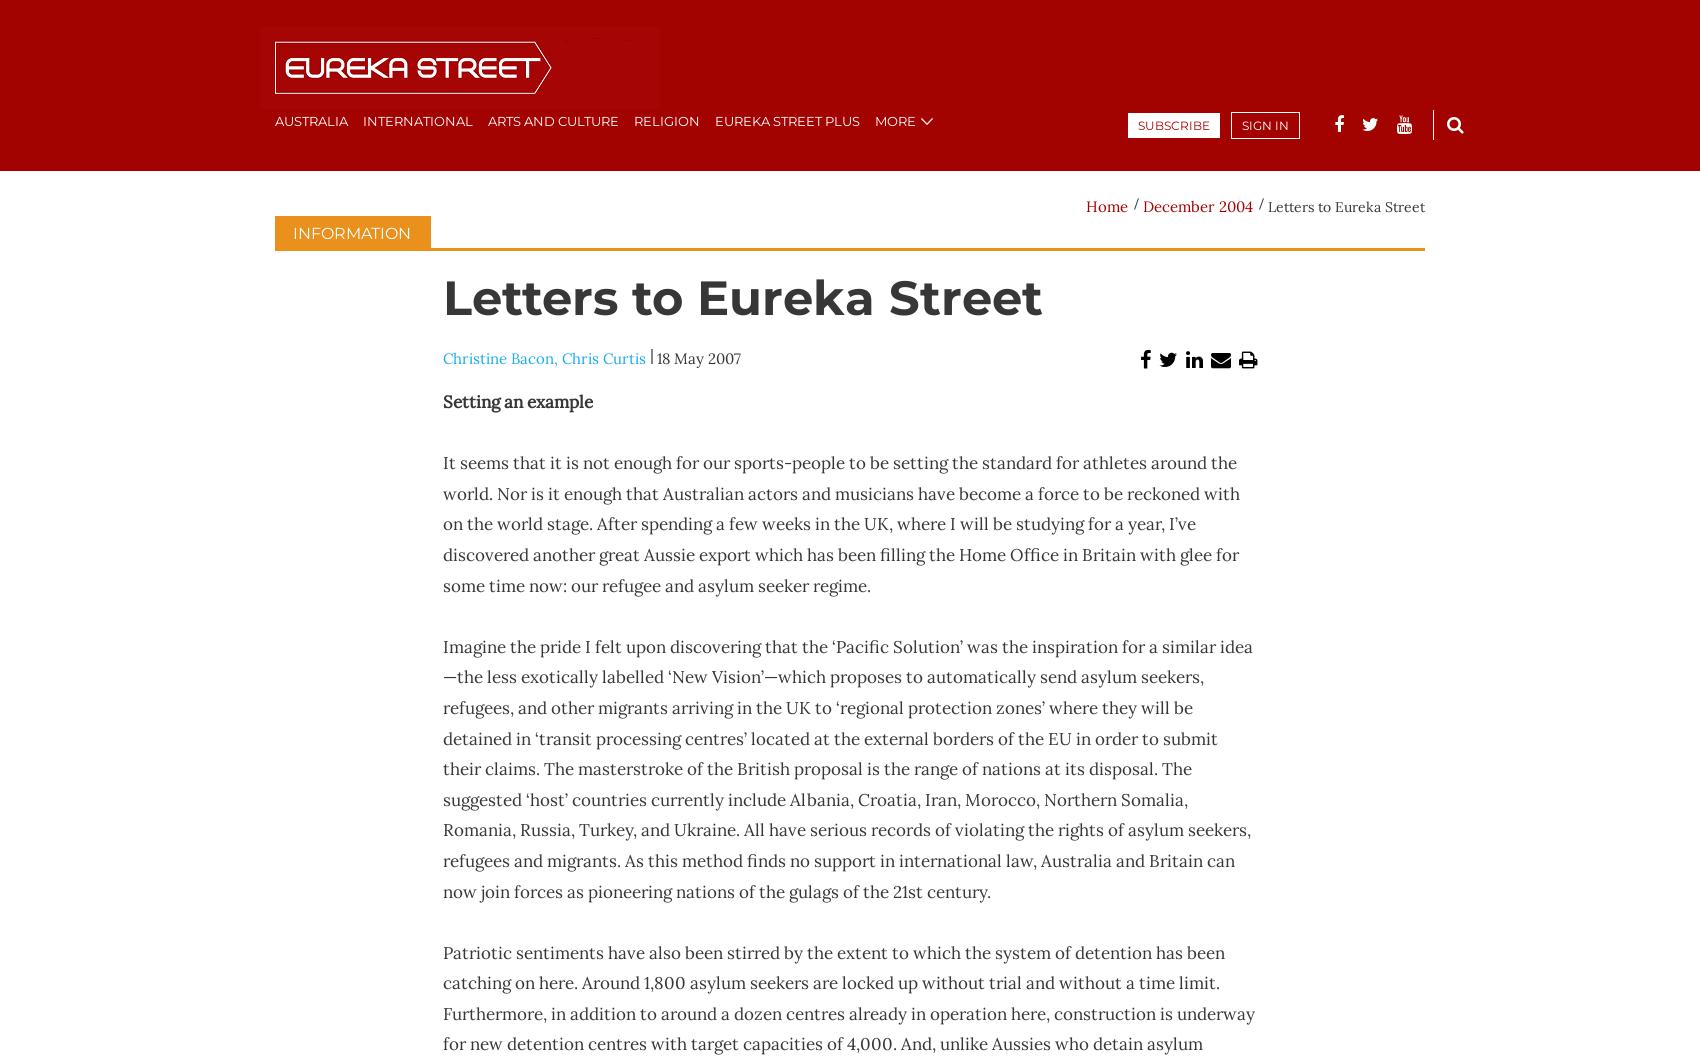 This screenshot has width=1700, height=1058. I want to click on 'It seems that it is not enough for our sports-people to be setting the standard for athletes around the world. Nor is it enough that Australian actors and musicians have become a force to be reckoned with on the world stage. After spending a few weeks in the UK, where I will be studying for a year, I’ve discovered another great Aussie export which has been filling the Home Office in Britain with glee for some time now: our refugee and asylum seeker regime.', so click(442, 523).